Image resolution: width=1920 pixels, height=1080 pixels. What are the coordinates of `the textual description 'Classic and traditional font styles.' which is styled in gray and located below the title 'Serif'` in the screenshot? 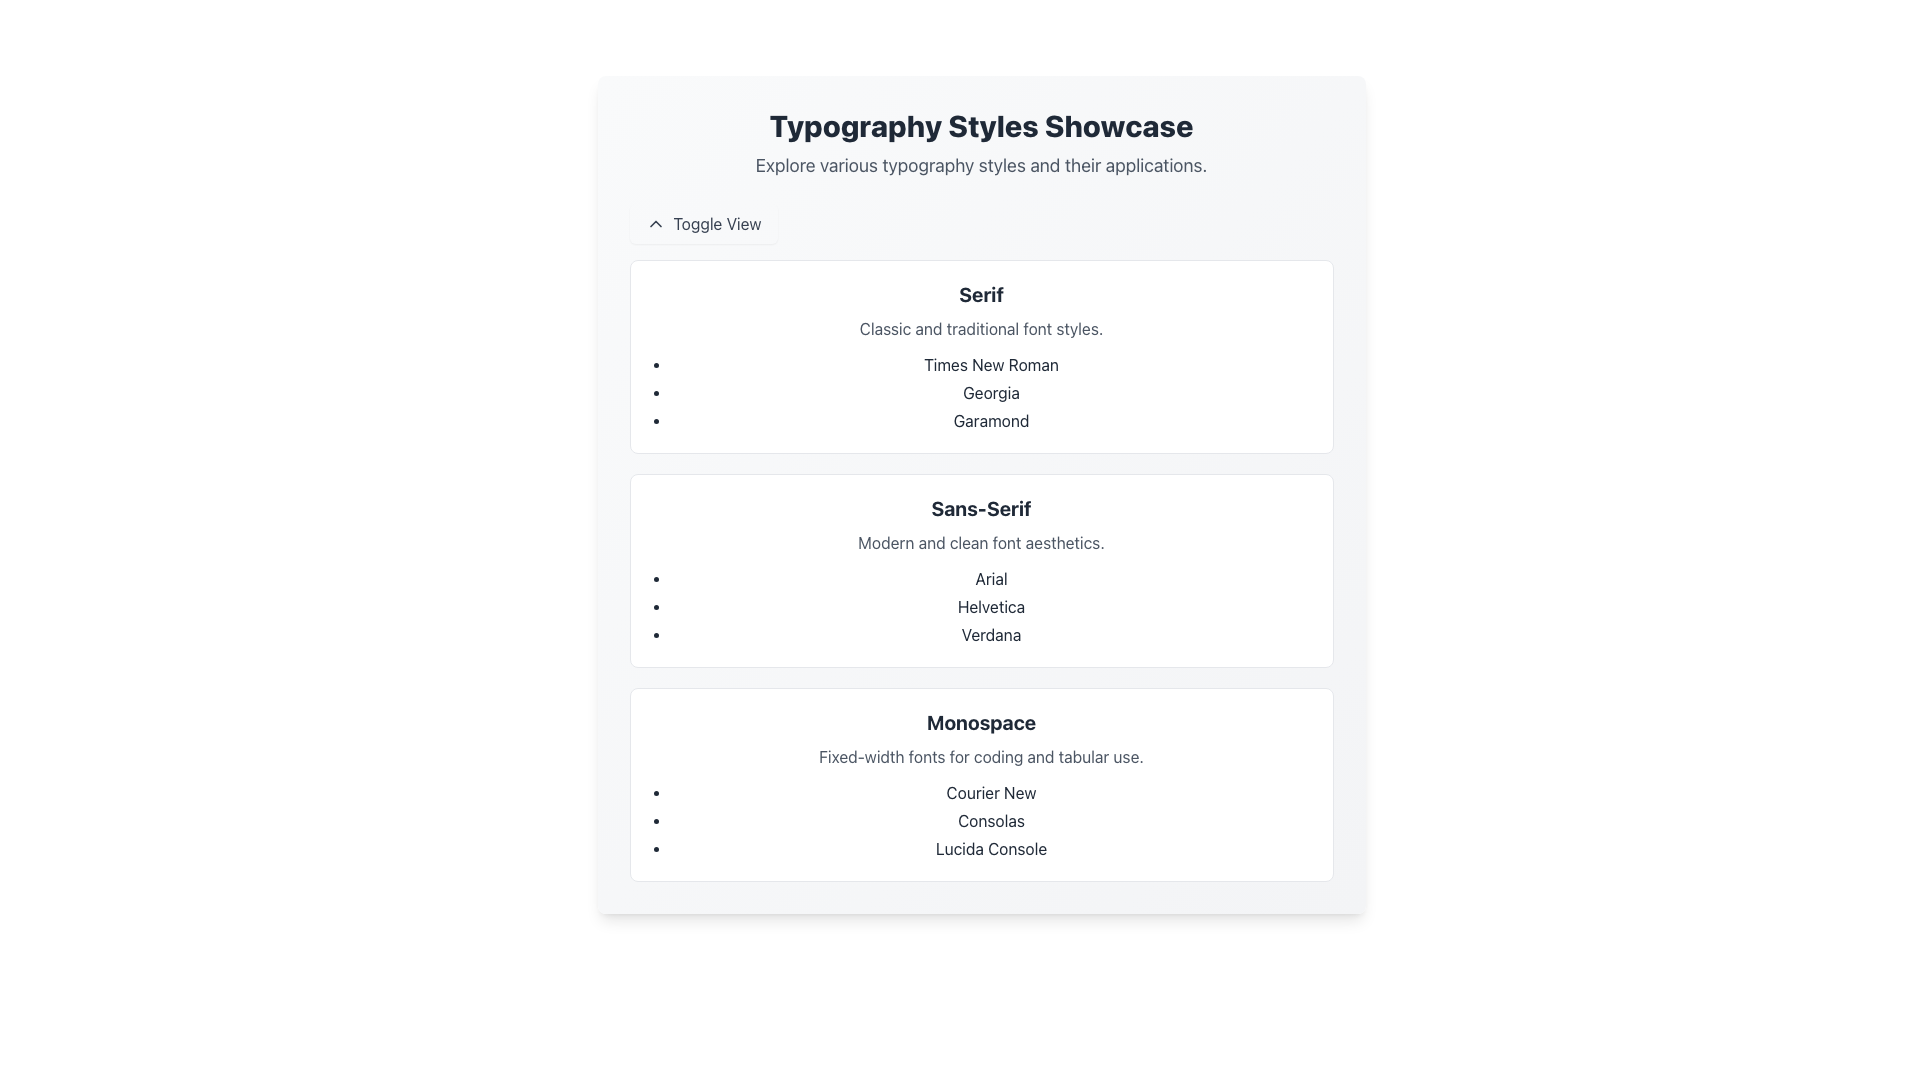 It's located at (981, 327).